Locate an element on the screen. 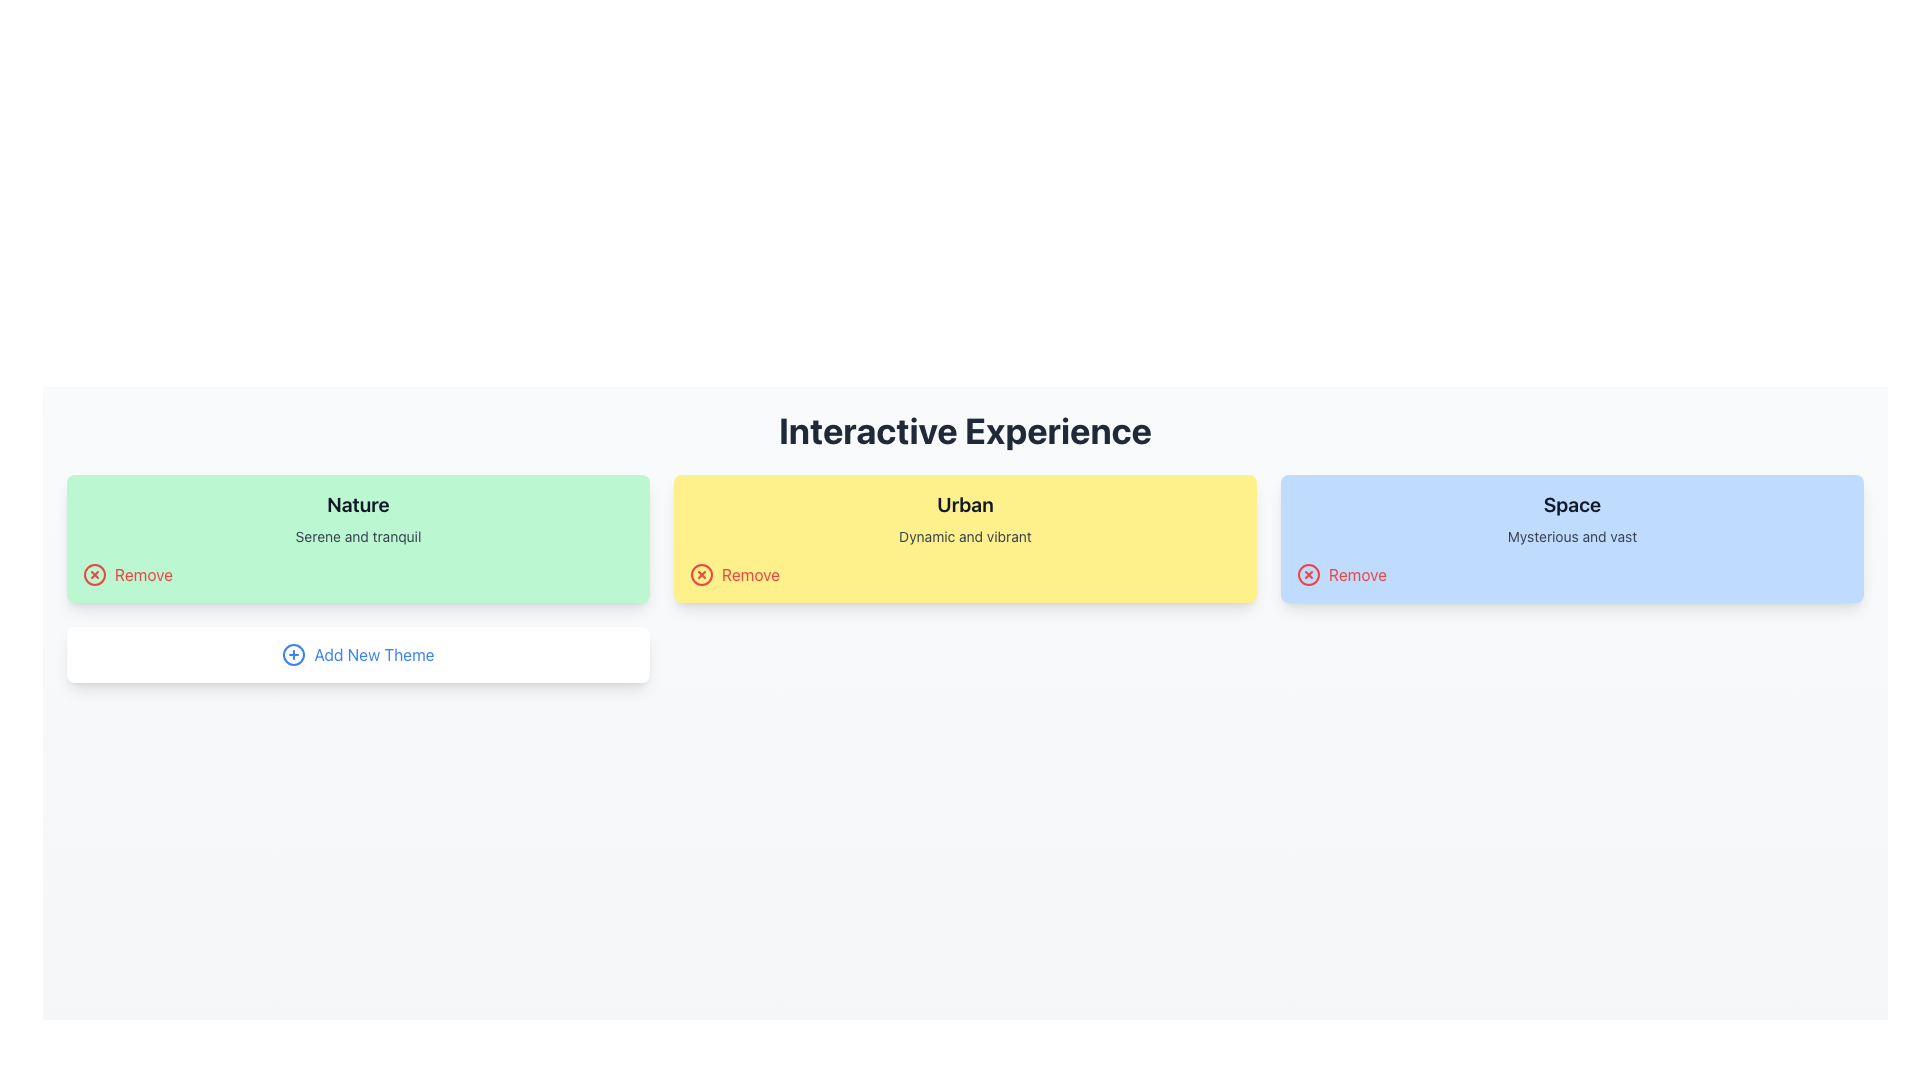 This screenshot has width=1920, height=1080. the 'Add New Theme' text label with a blue color and a plus icon on the left is located at coordinates (374, 655).